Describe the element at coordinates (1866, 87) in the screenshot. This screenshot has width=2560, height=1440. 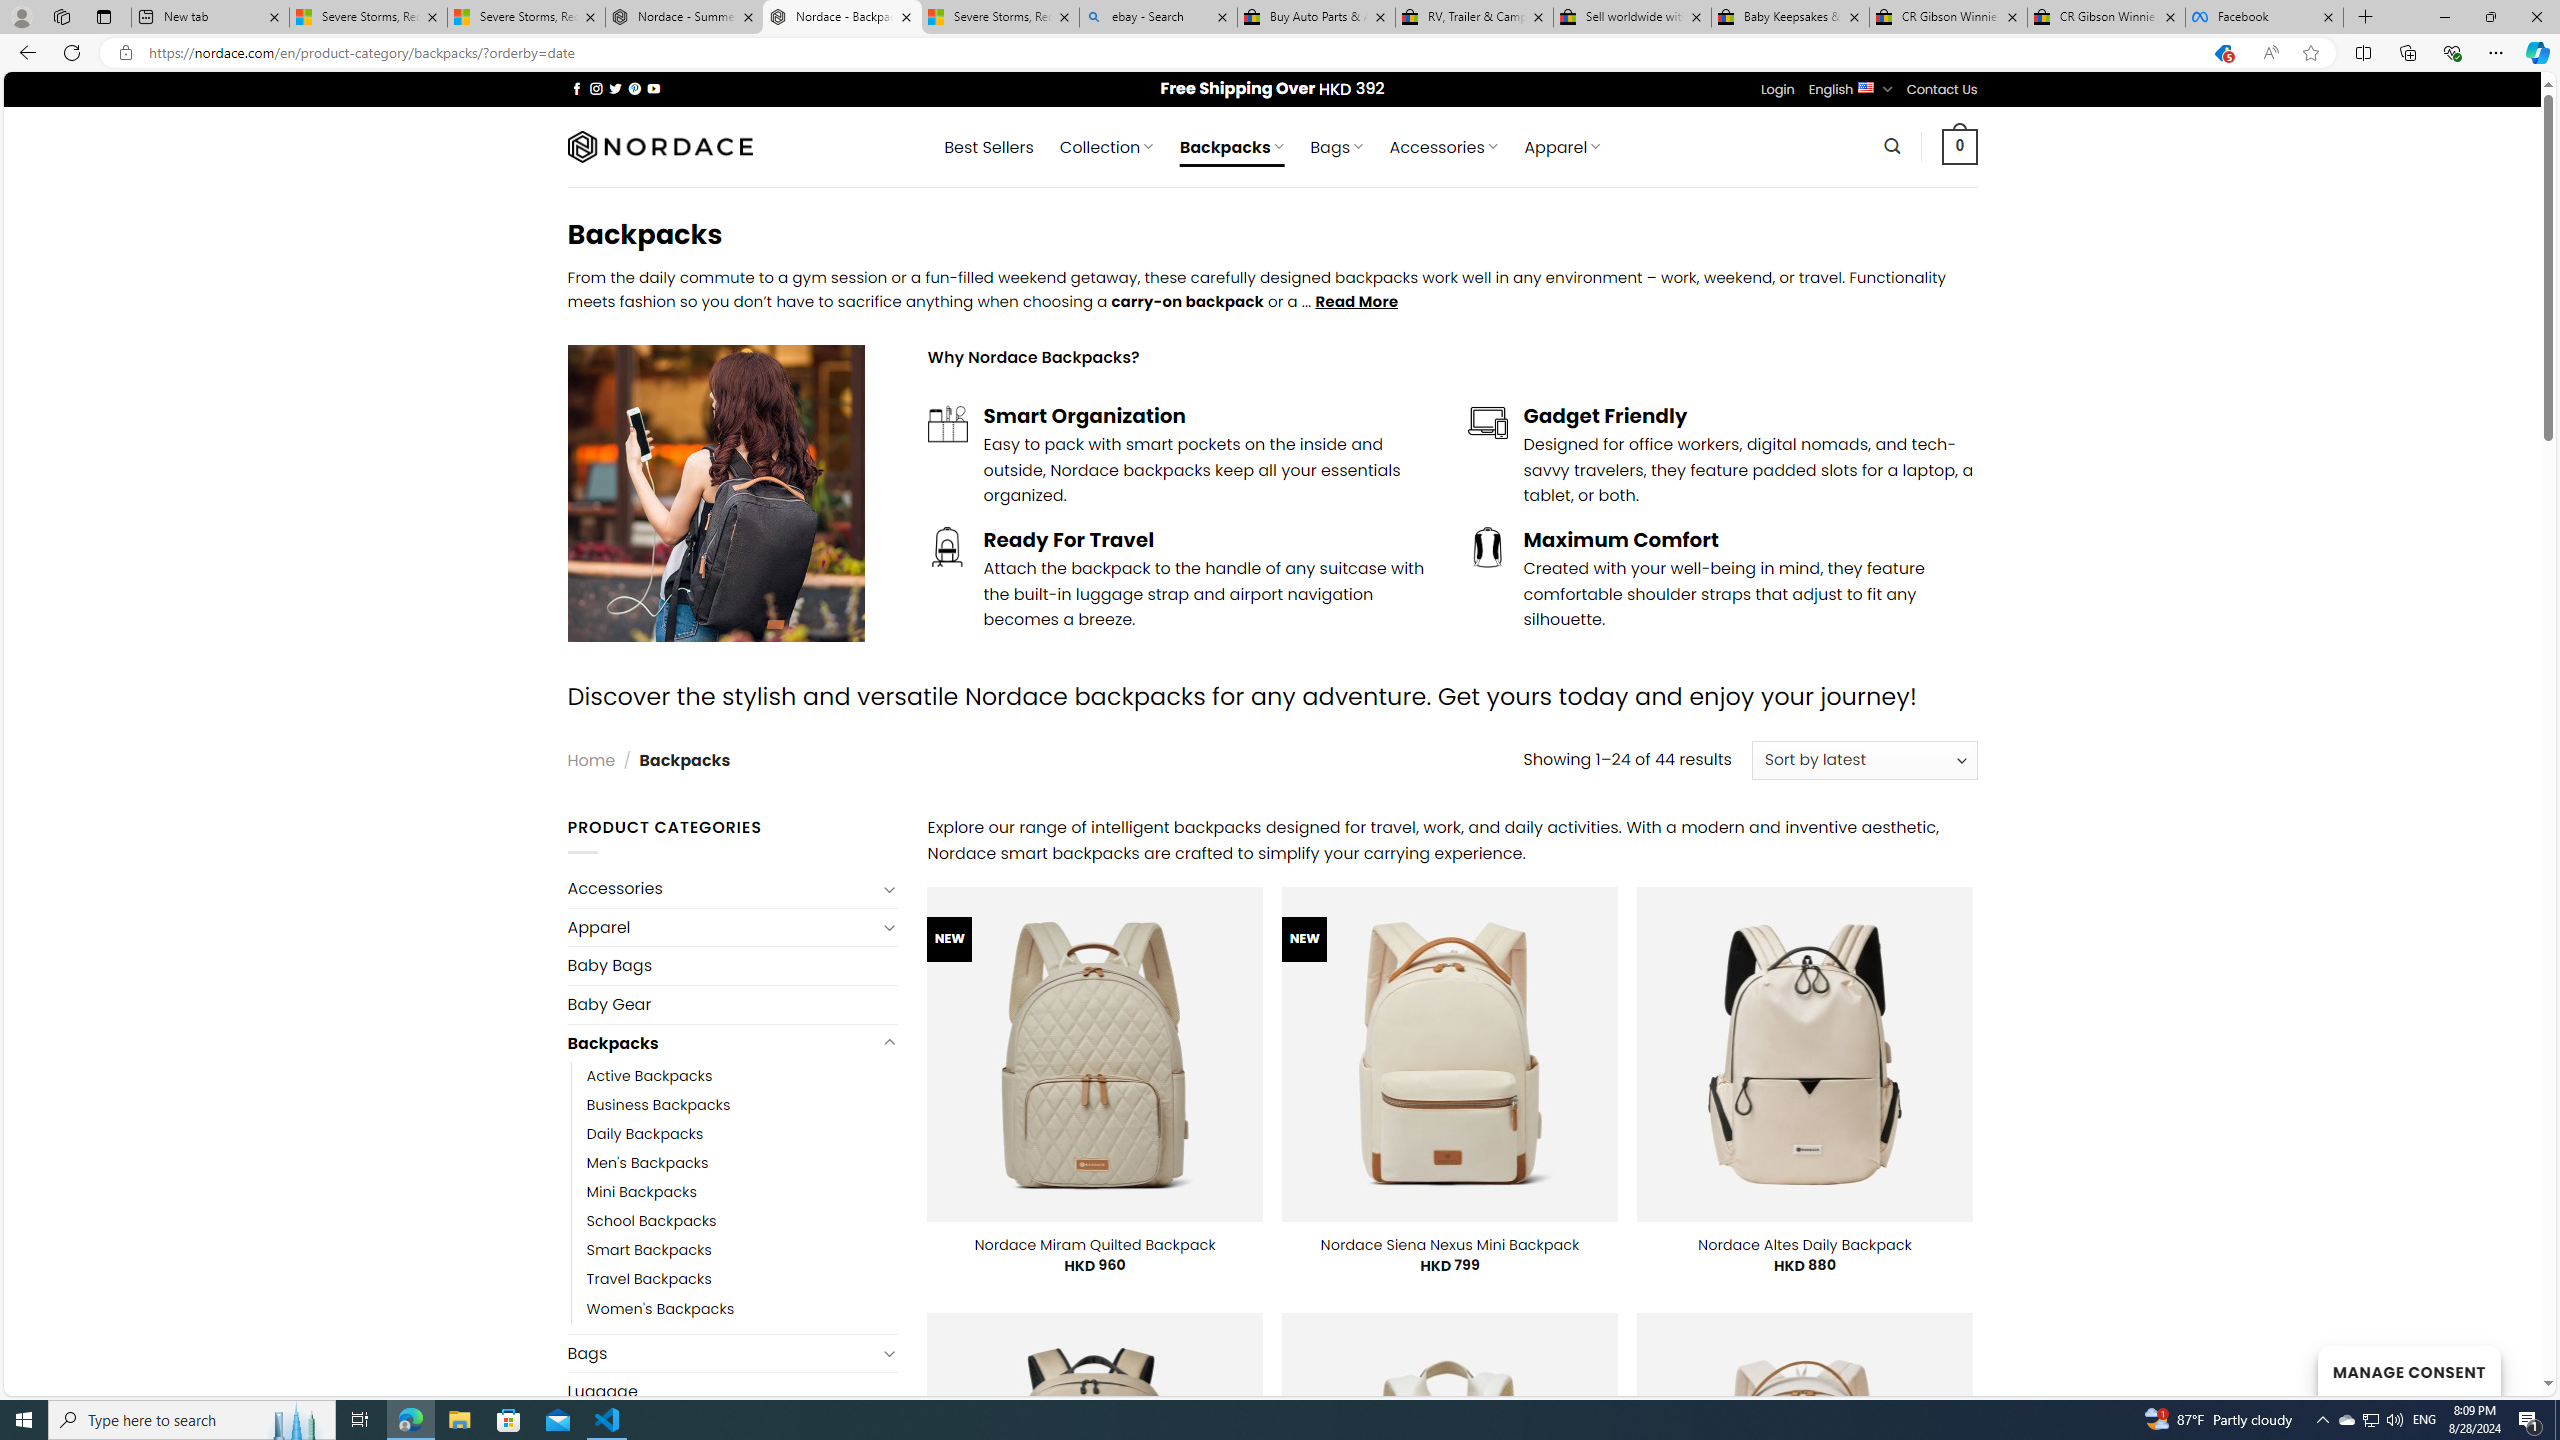
I see `'English'` at that location.